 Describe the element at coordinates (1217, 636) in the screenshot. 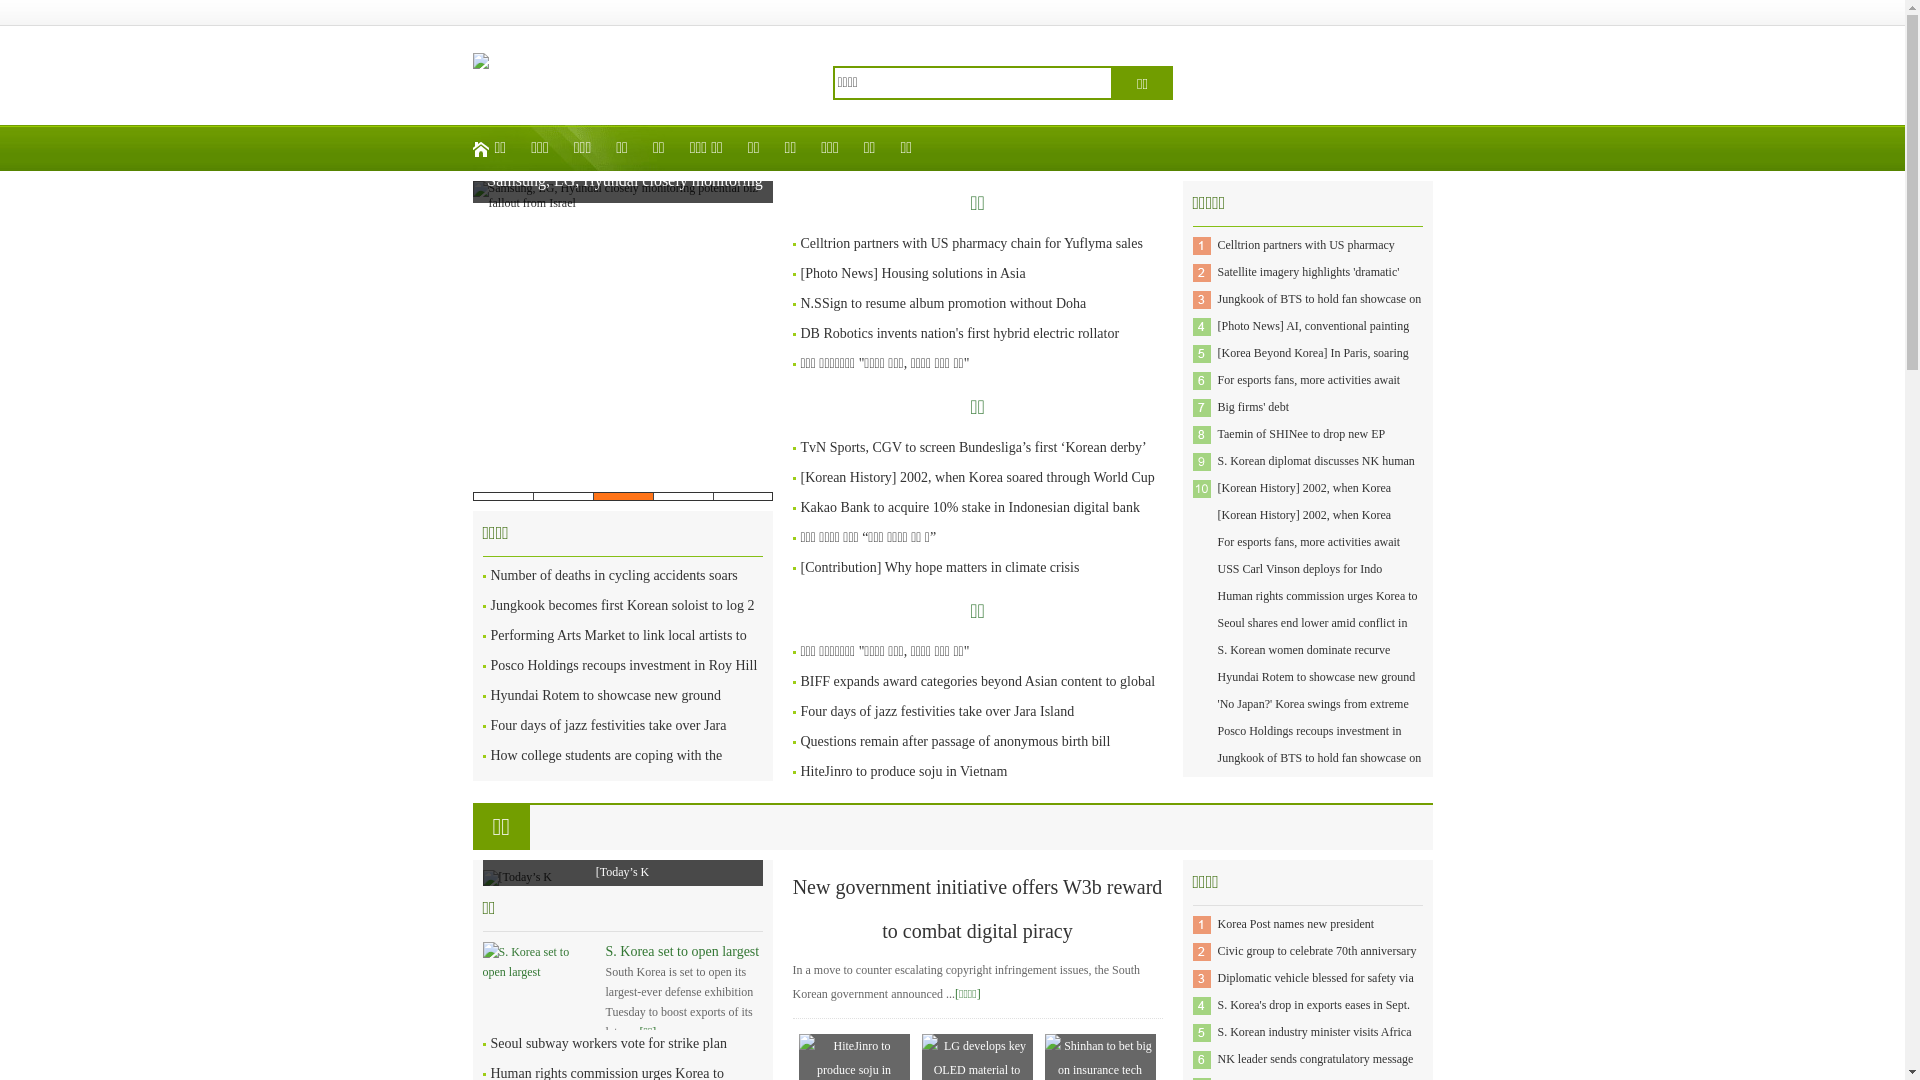

I see `'Seoul shares end lower amid conflict in Middle East'` at that location.